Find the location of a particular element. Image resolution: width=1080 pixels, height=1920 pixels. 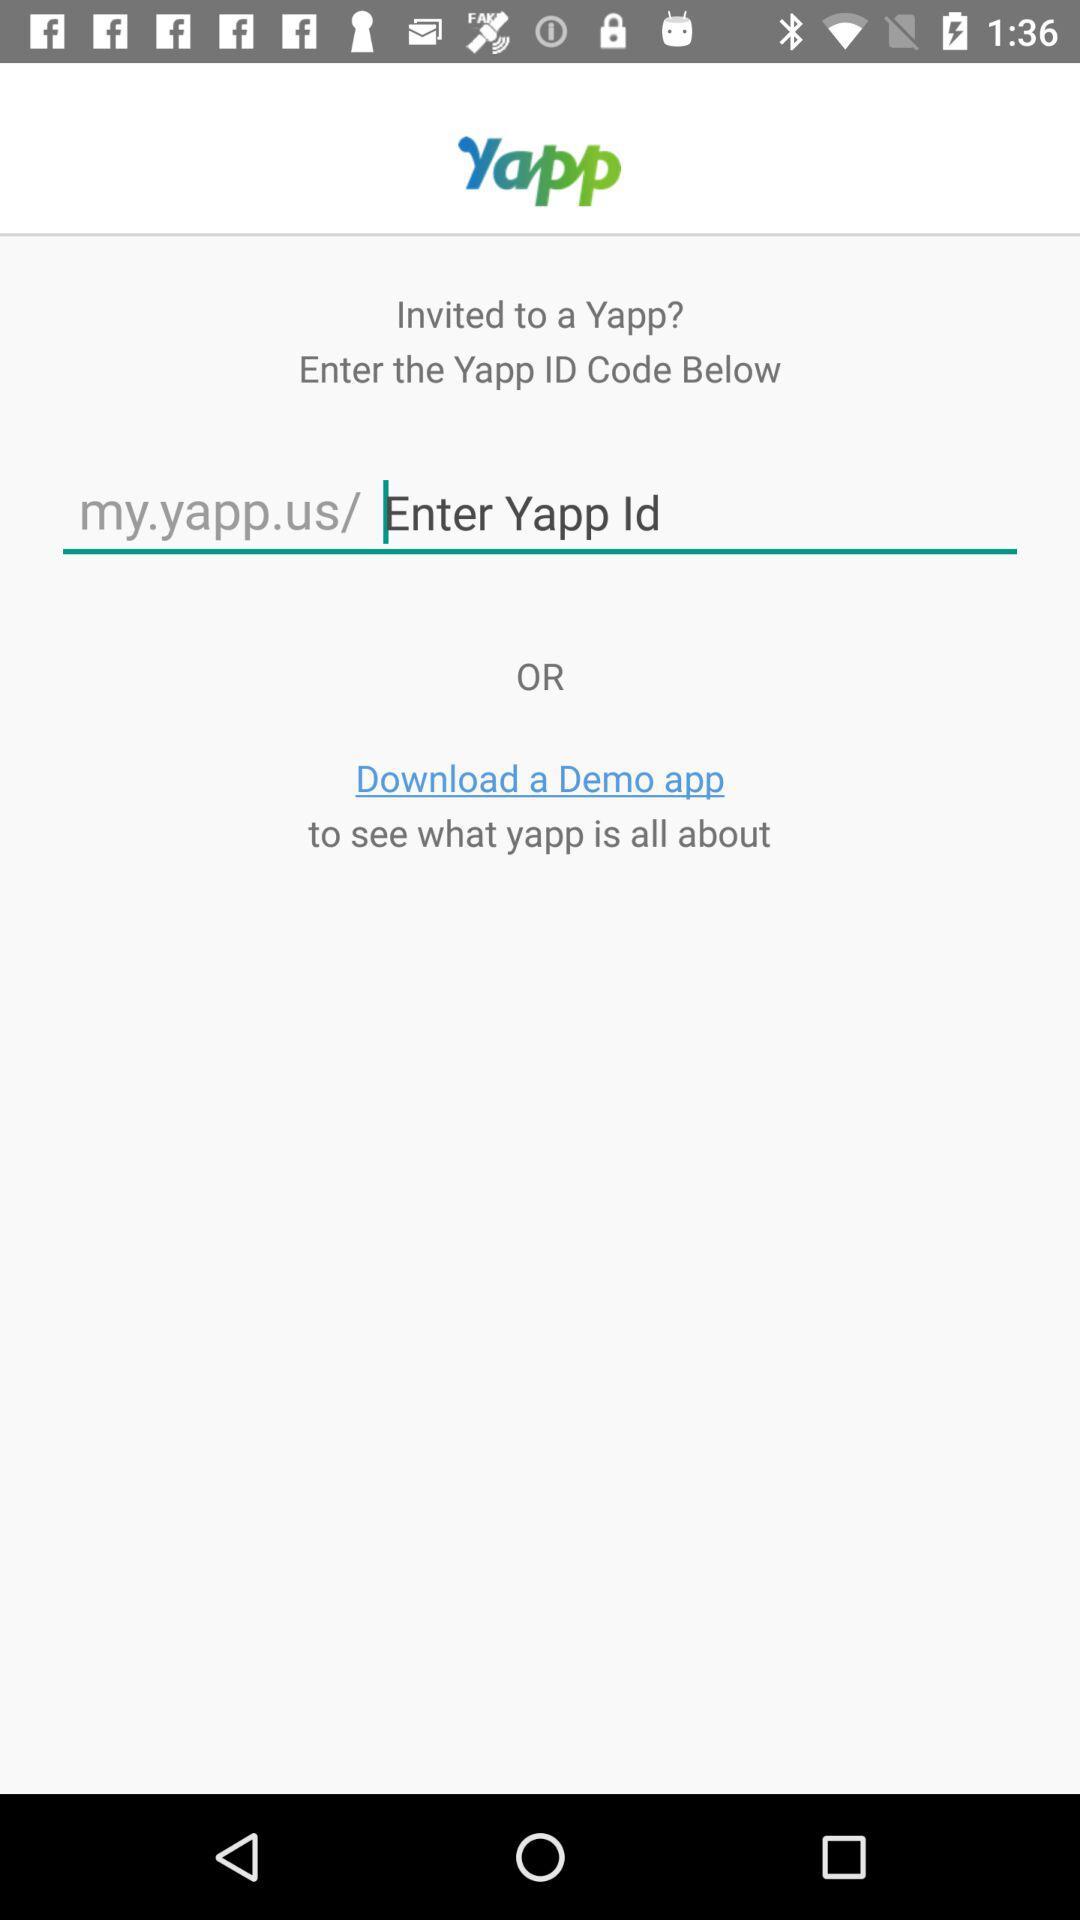

app below or icon is located at coordinates (540, 776).